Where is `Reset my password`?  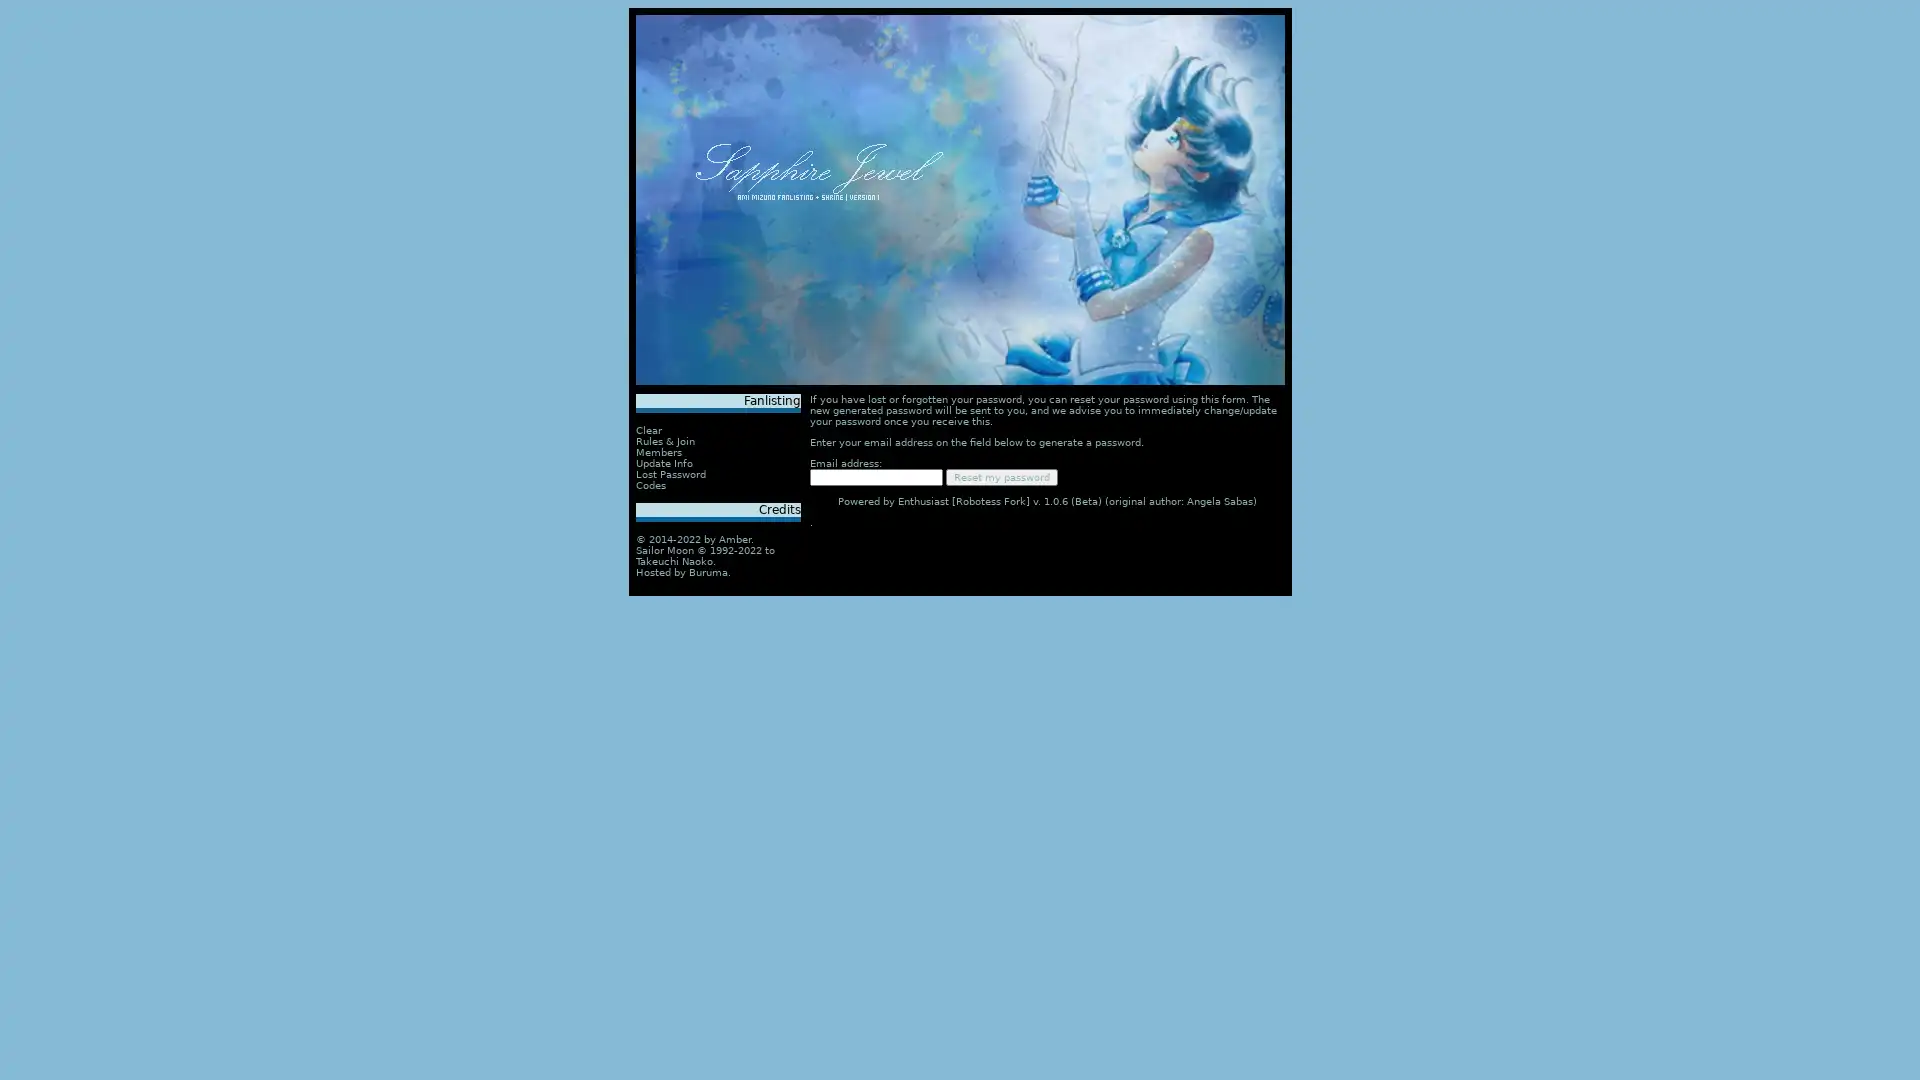 Reset my password is located at coordinates (1002, 477).